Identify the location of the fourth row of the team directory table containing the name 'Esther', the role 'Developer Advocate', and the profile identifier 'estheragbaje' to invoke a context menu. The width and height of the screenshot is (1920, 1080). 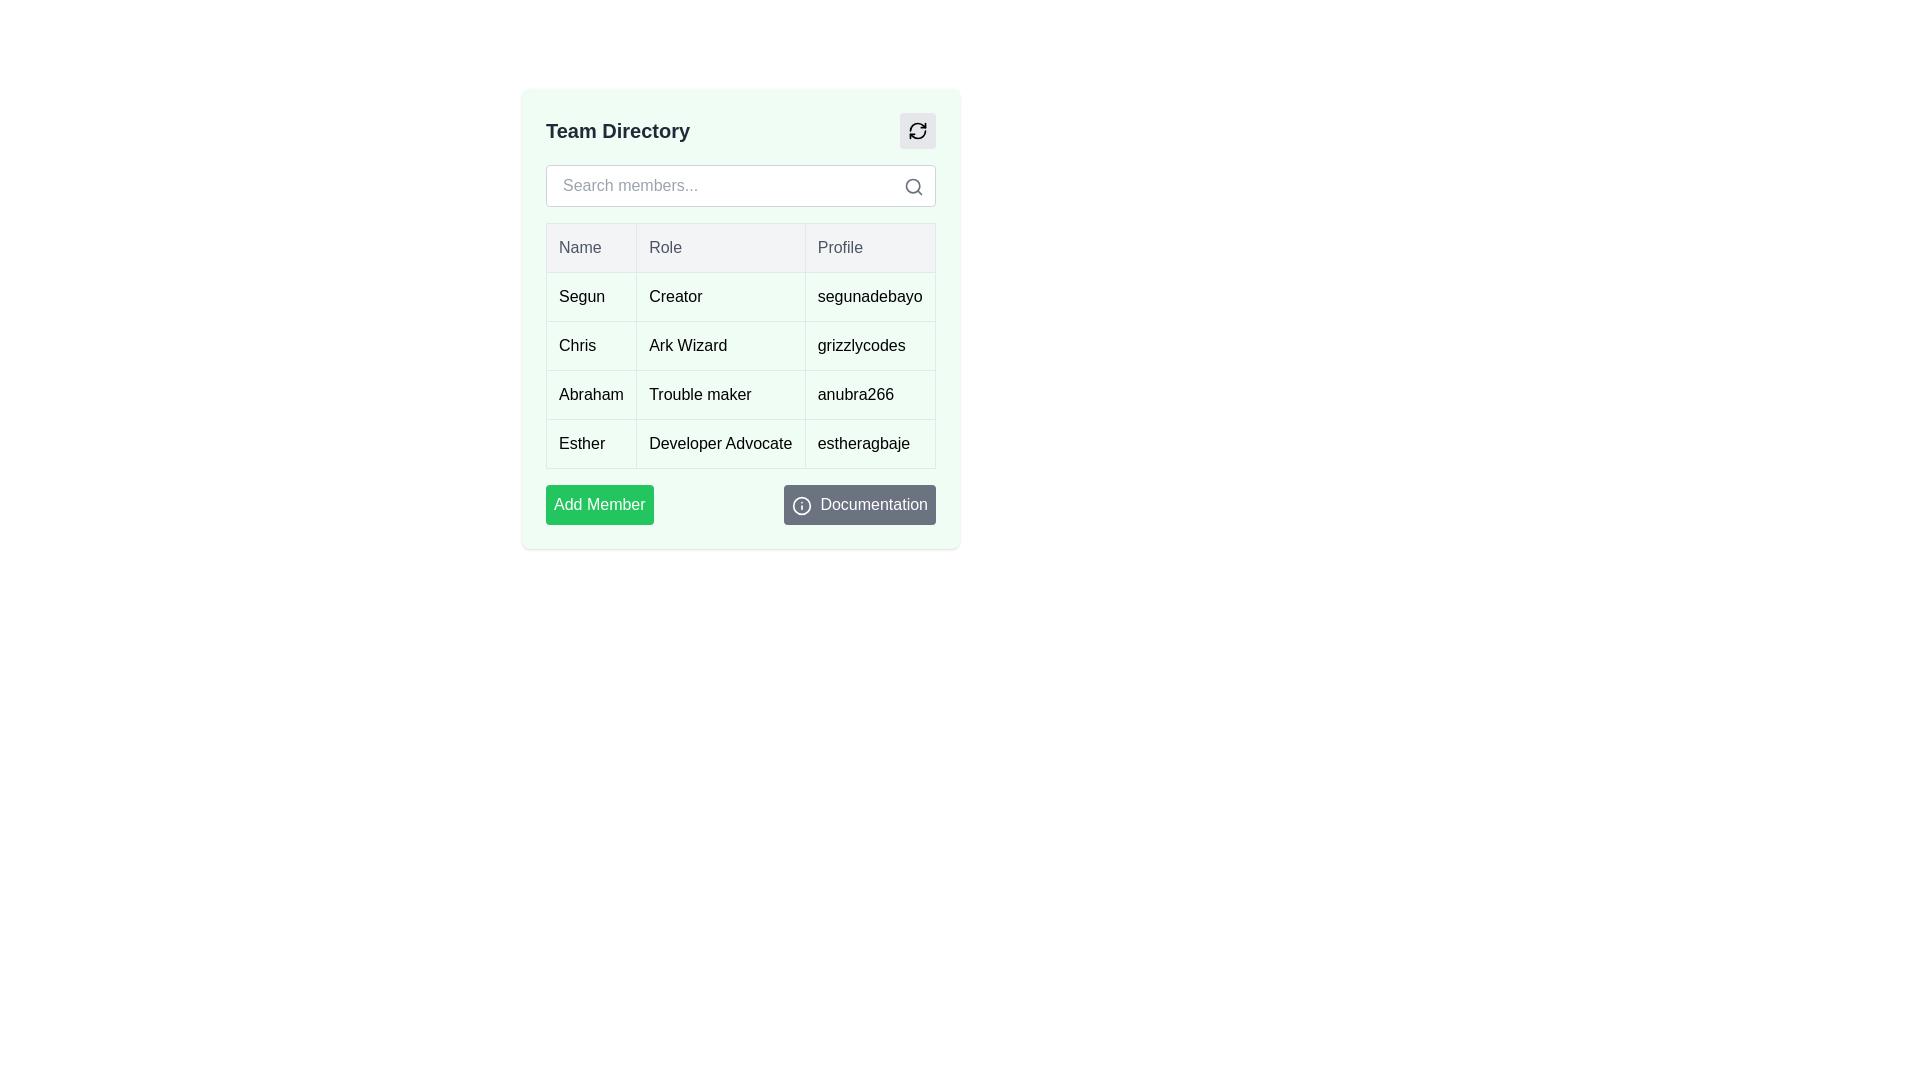
(739, 442).